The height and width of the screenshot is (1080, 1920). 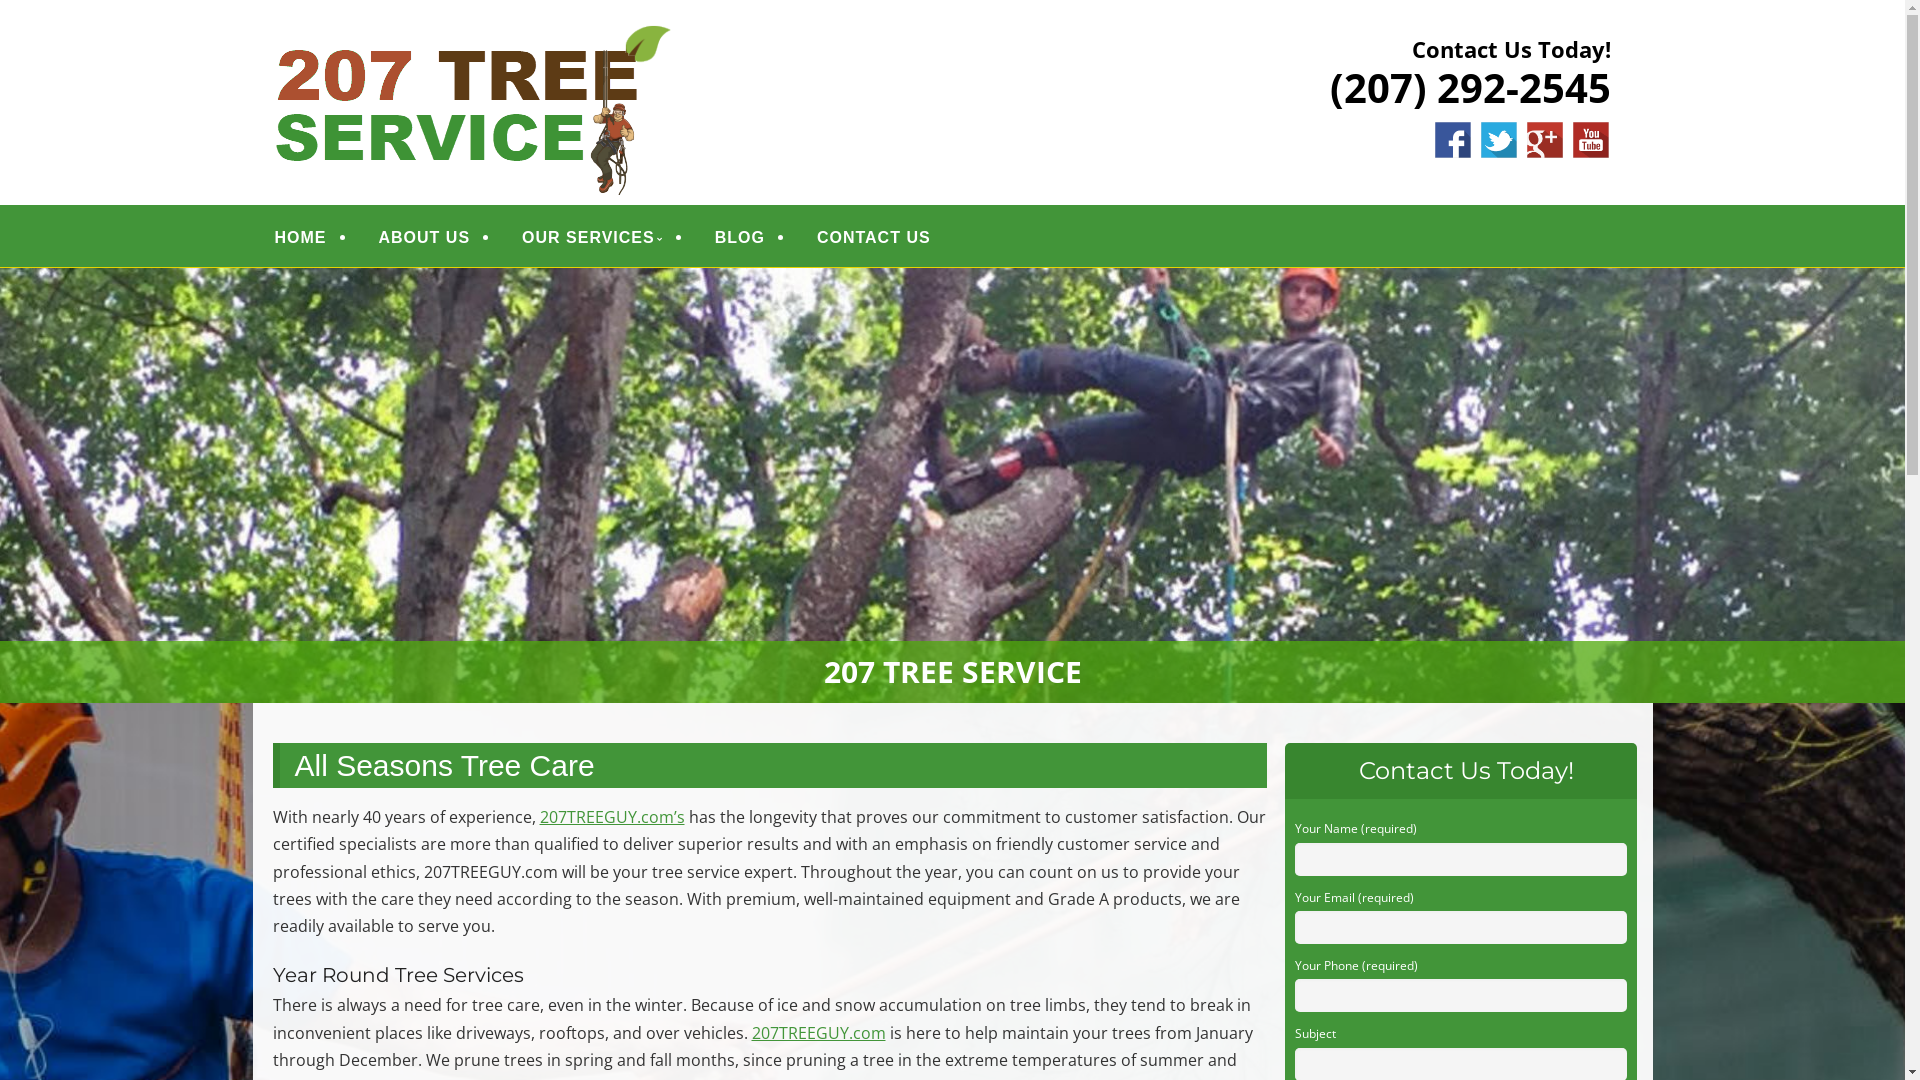 I want to click on 'HOME', so click(x=298, y=234).